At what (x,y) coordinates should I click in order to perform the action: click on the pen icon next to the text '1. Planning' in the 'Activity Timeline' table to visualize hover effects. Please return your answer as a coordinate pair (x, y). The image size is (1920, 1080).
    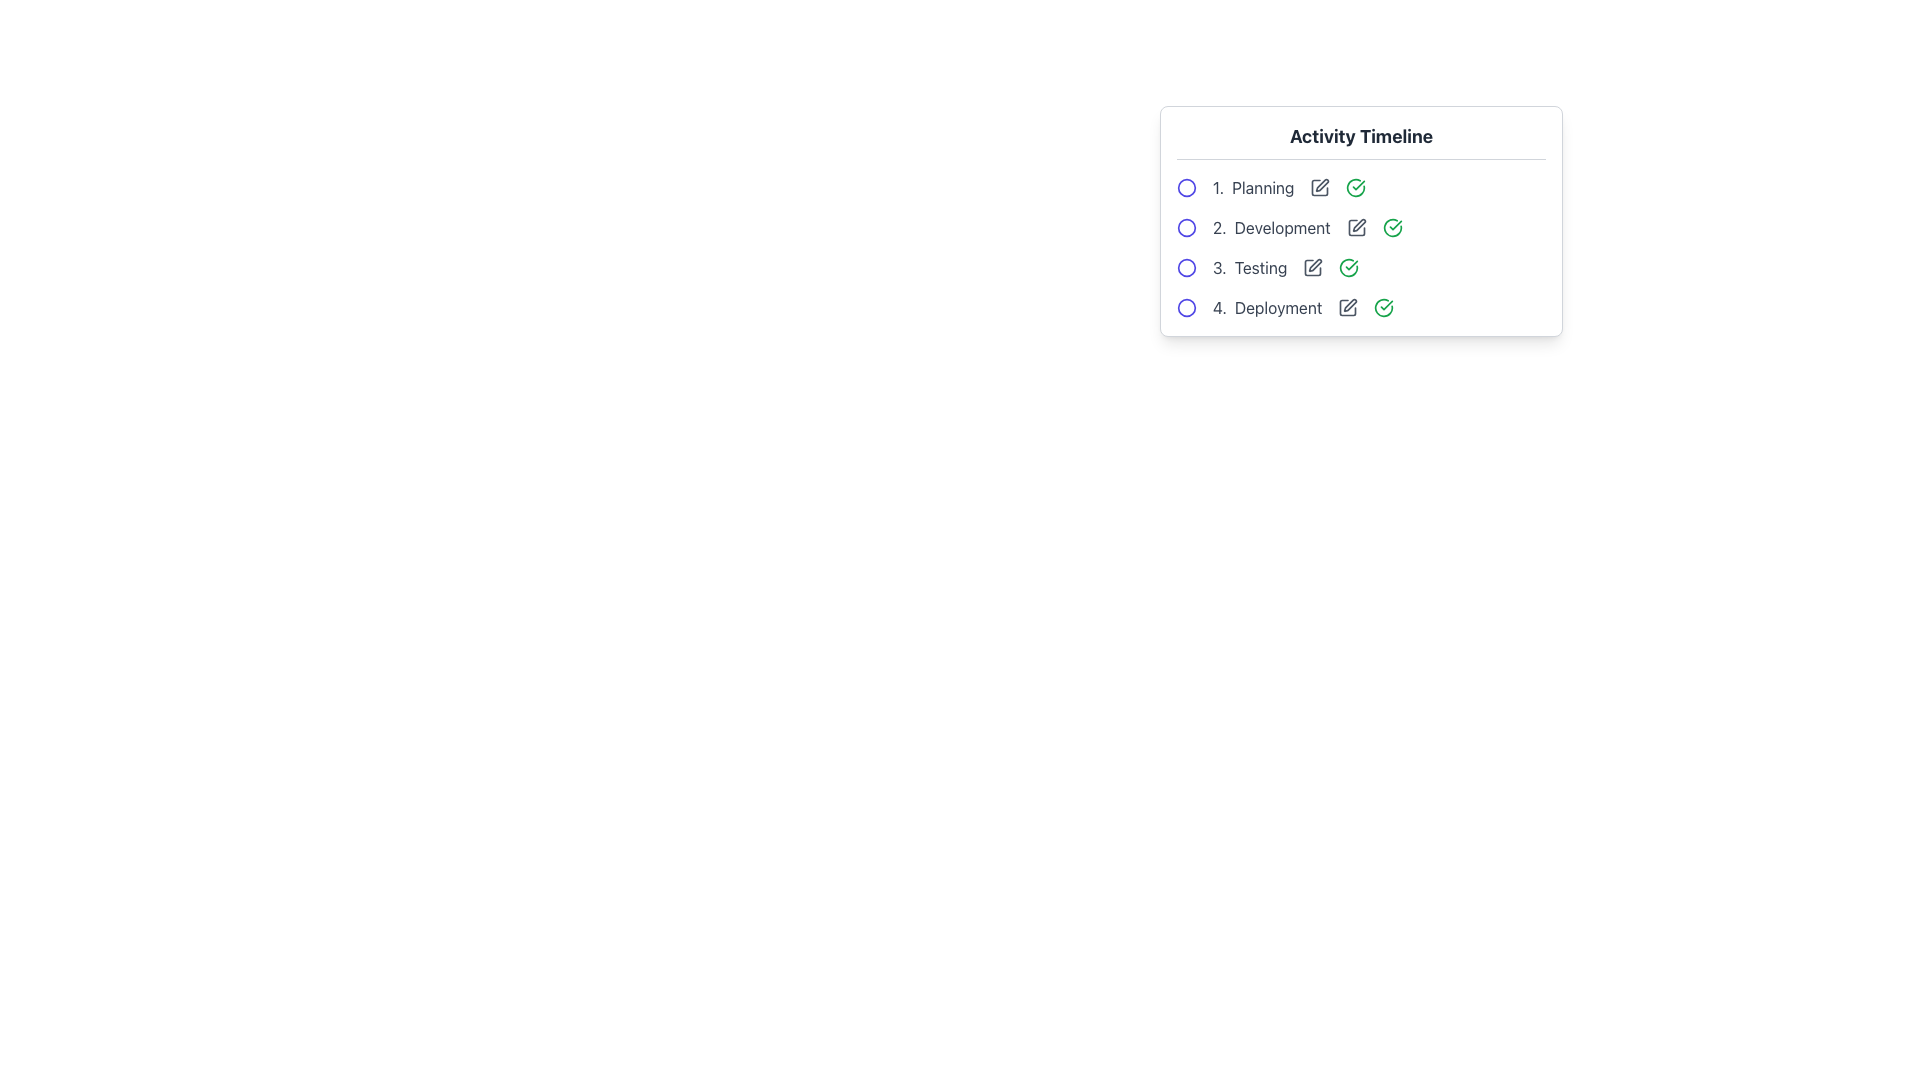
    Looking at the image, I should click on (1320, 188).